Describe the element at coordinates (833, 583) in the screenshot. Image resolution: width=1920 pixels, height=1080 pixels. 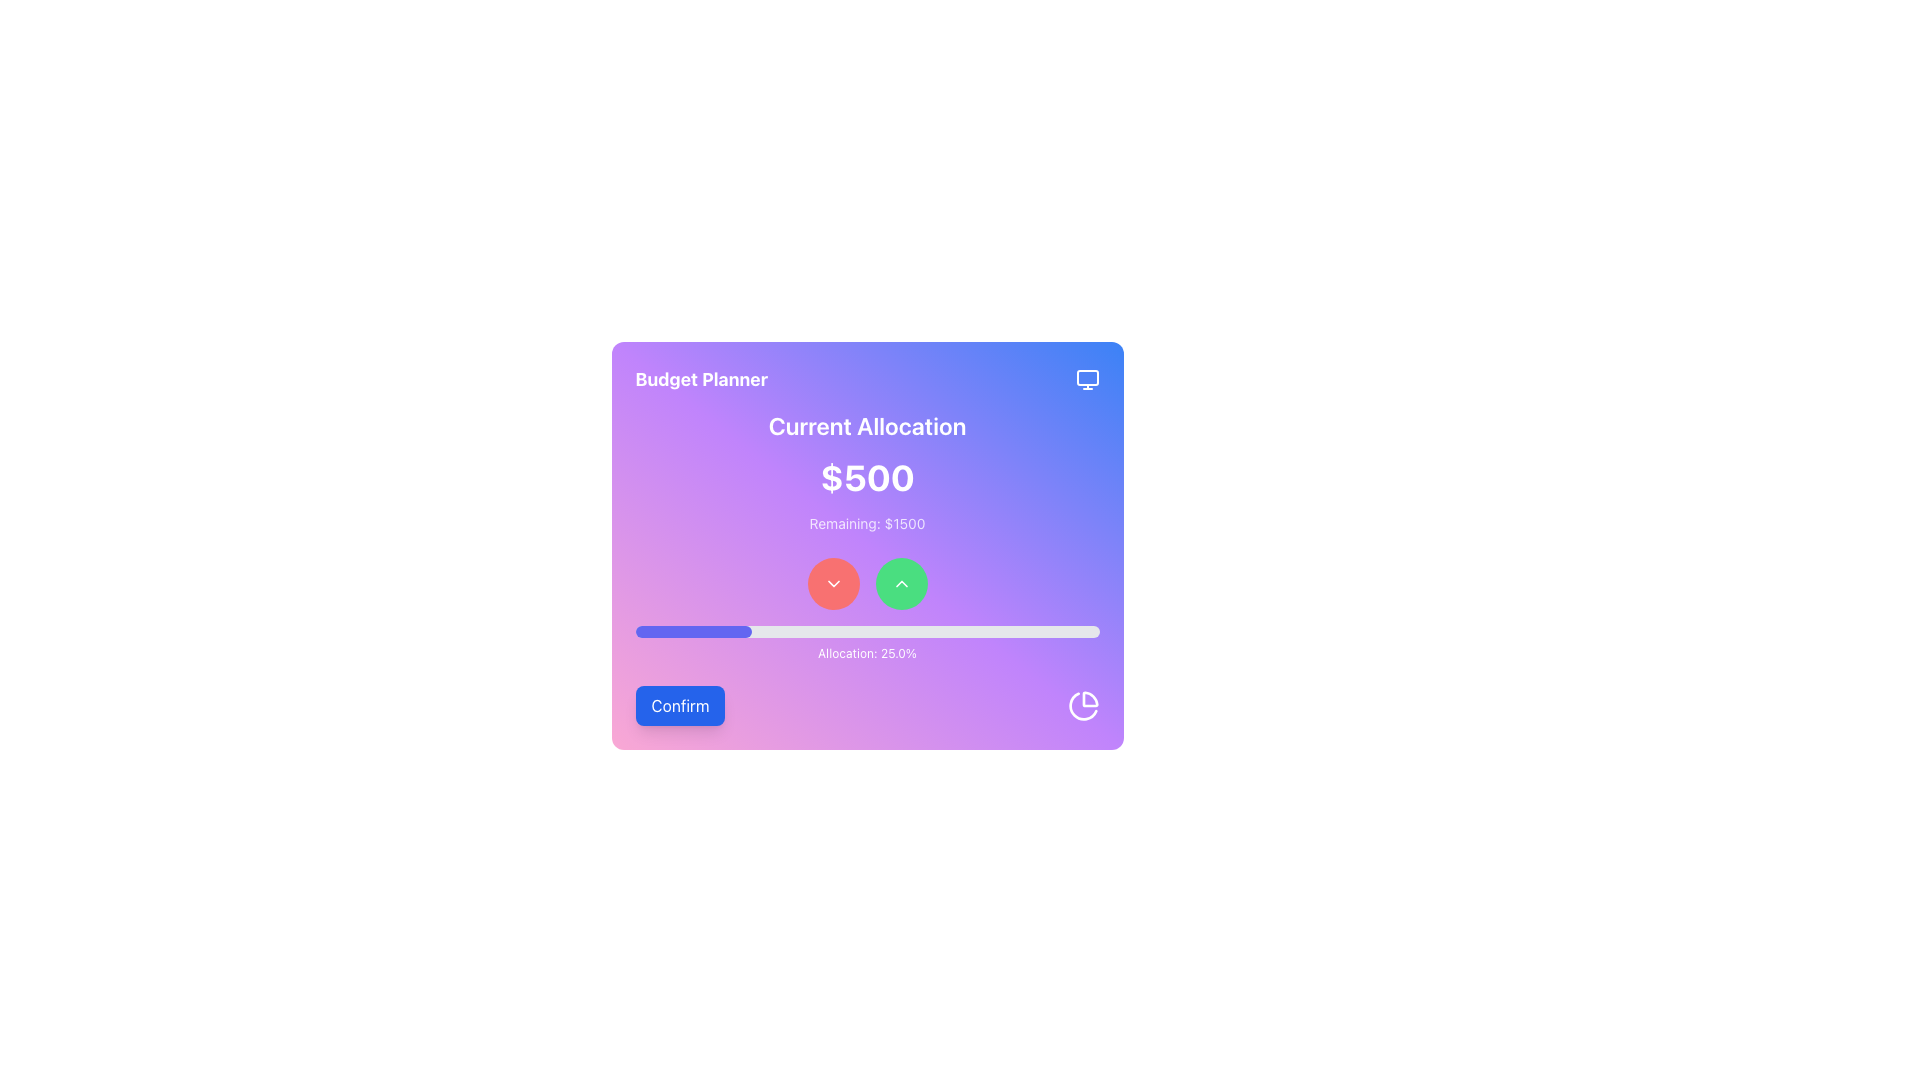
I see `the first circular button that decreases the budget allocation located beneath the '$500' label` at that location.